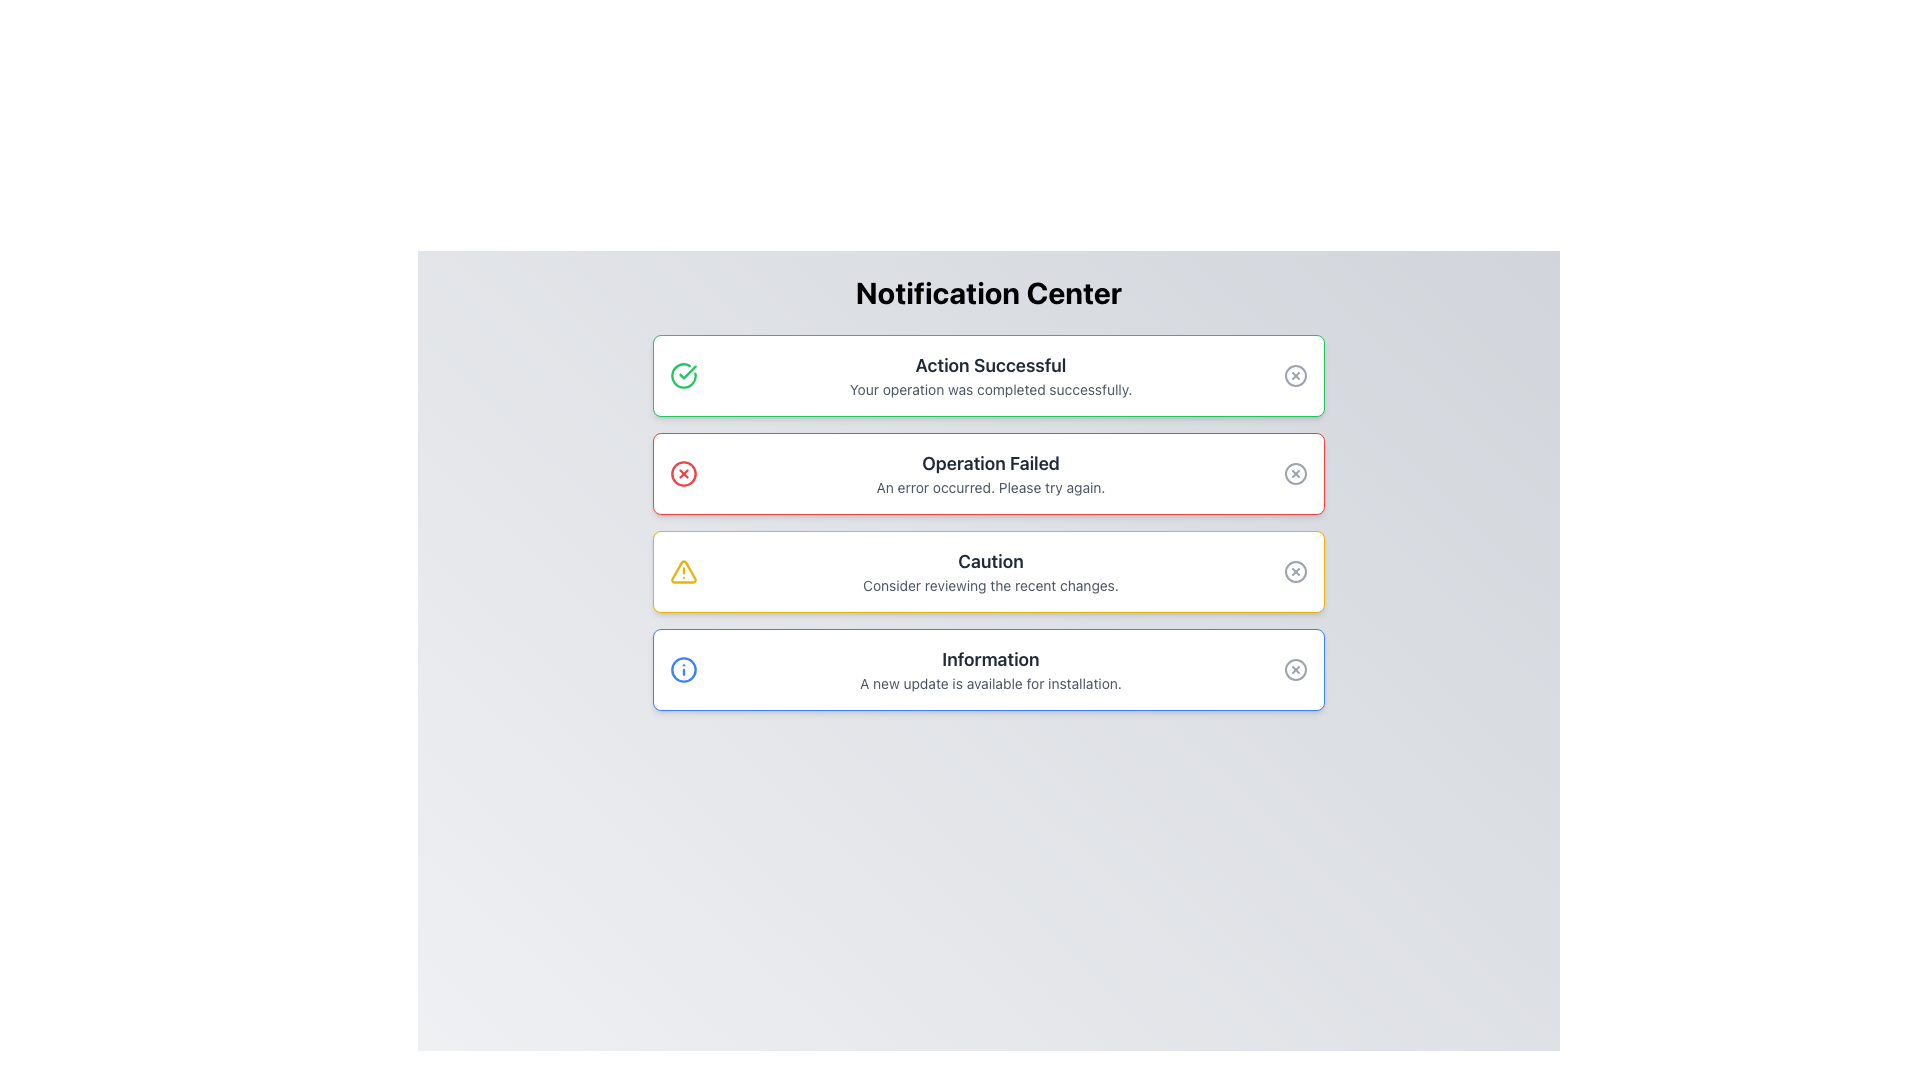 The width and height of the screenshot is (1920, 1080). Describe the element at coordinates (990, 474) in the screenshot. I see `notification content from the Text block that notifies the user about a failed operation, located in the second notification card of the vertical list` at that location.